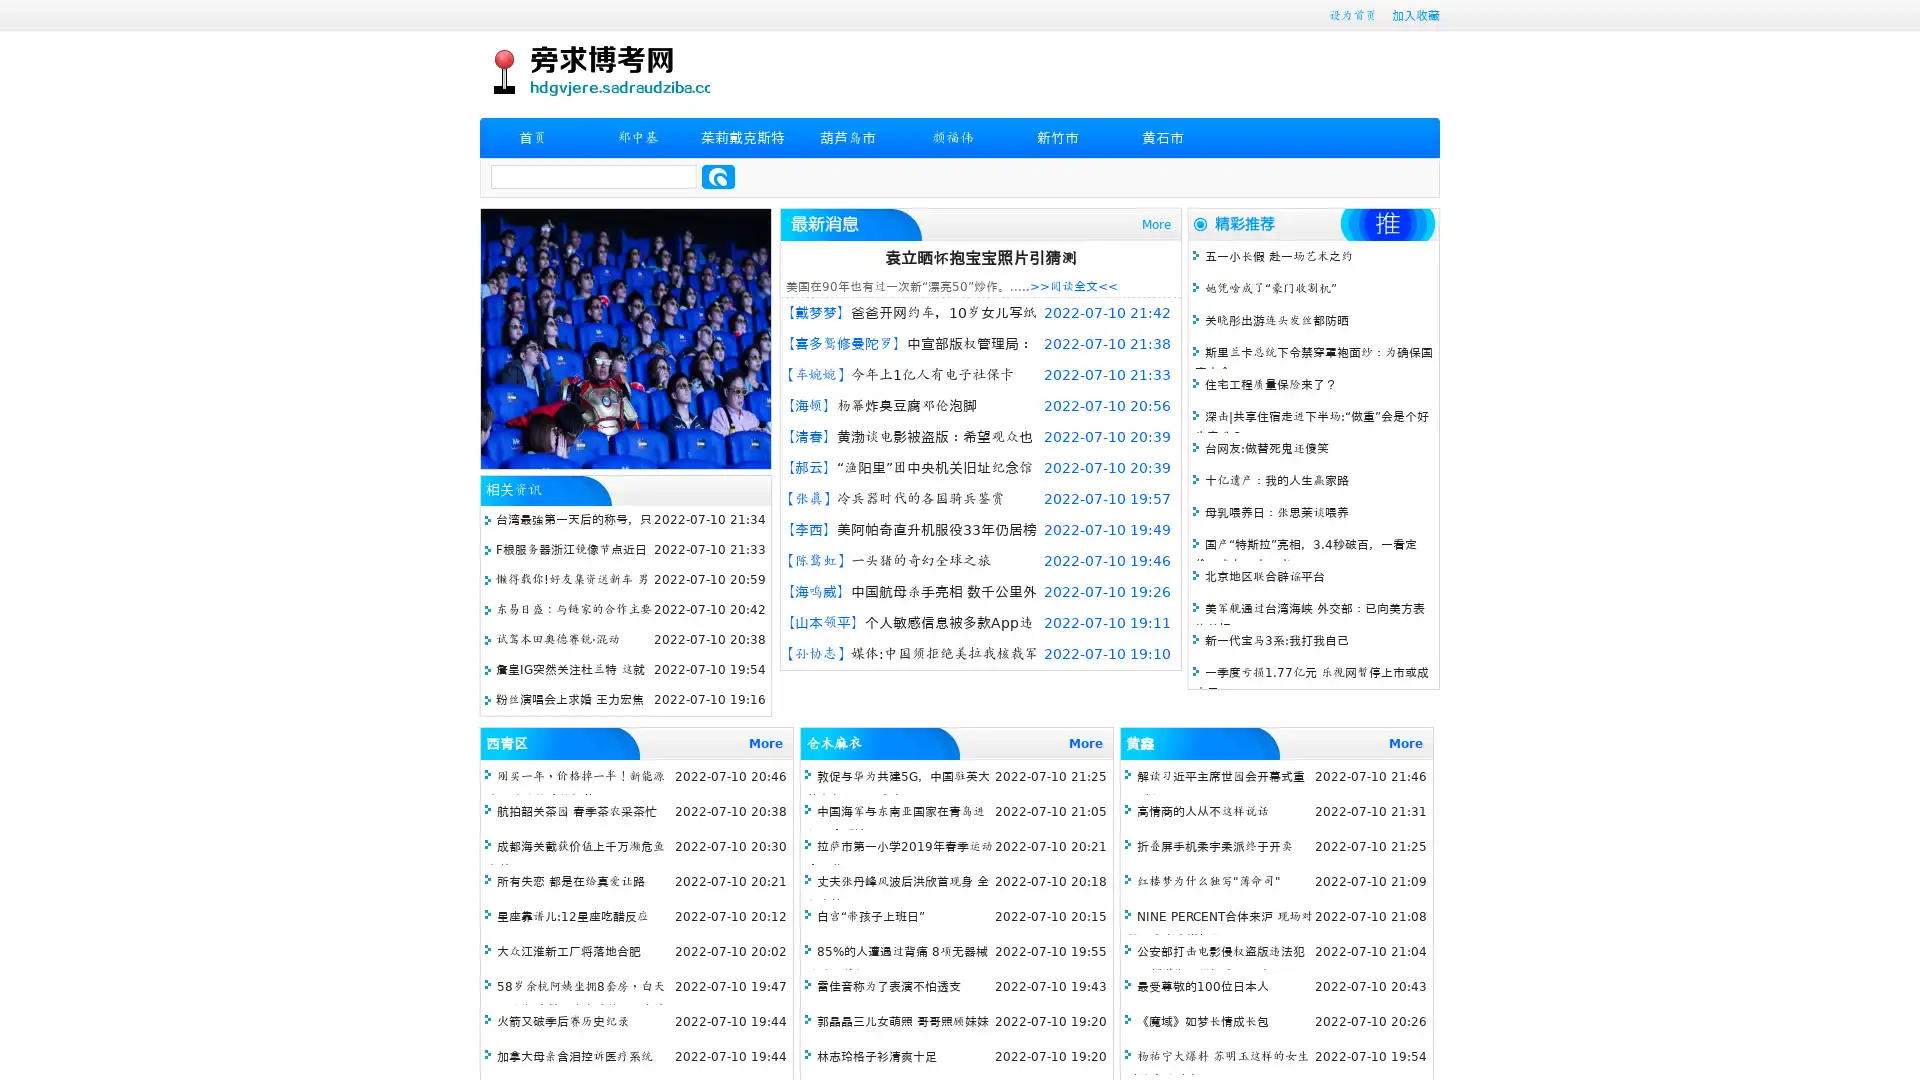 Image resolution: width=1920 pixels, height=1080 pixels. I want to click on Search, so click(718, 176).